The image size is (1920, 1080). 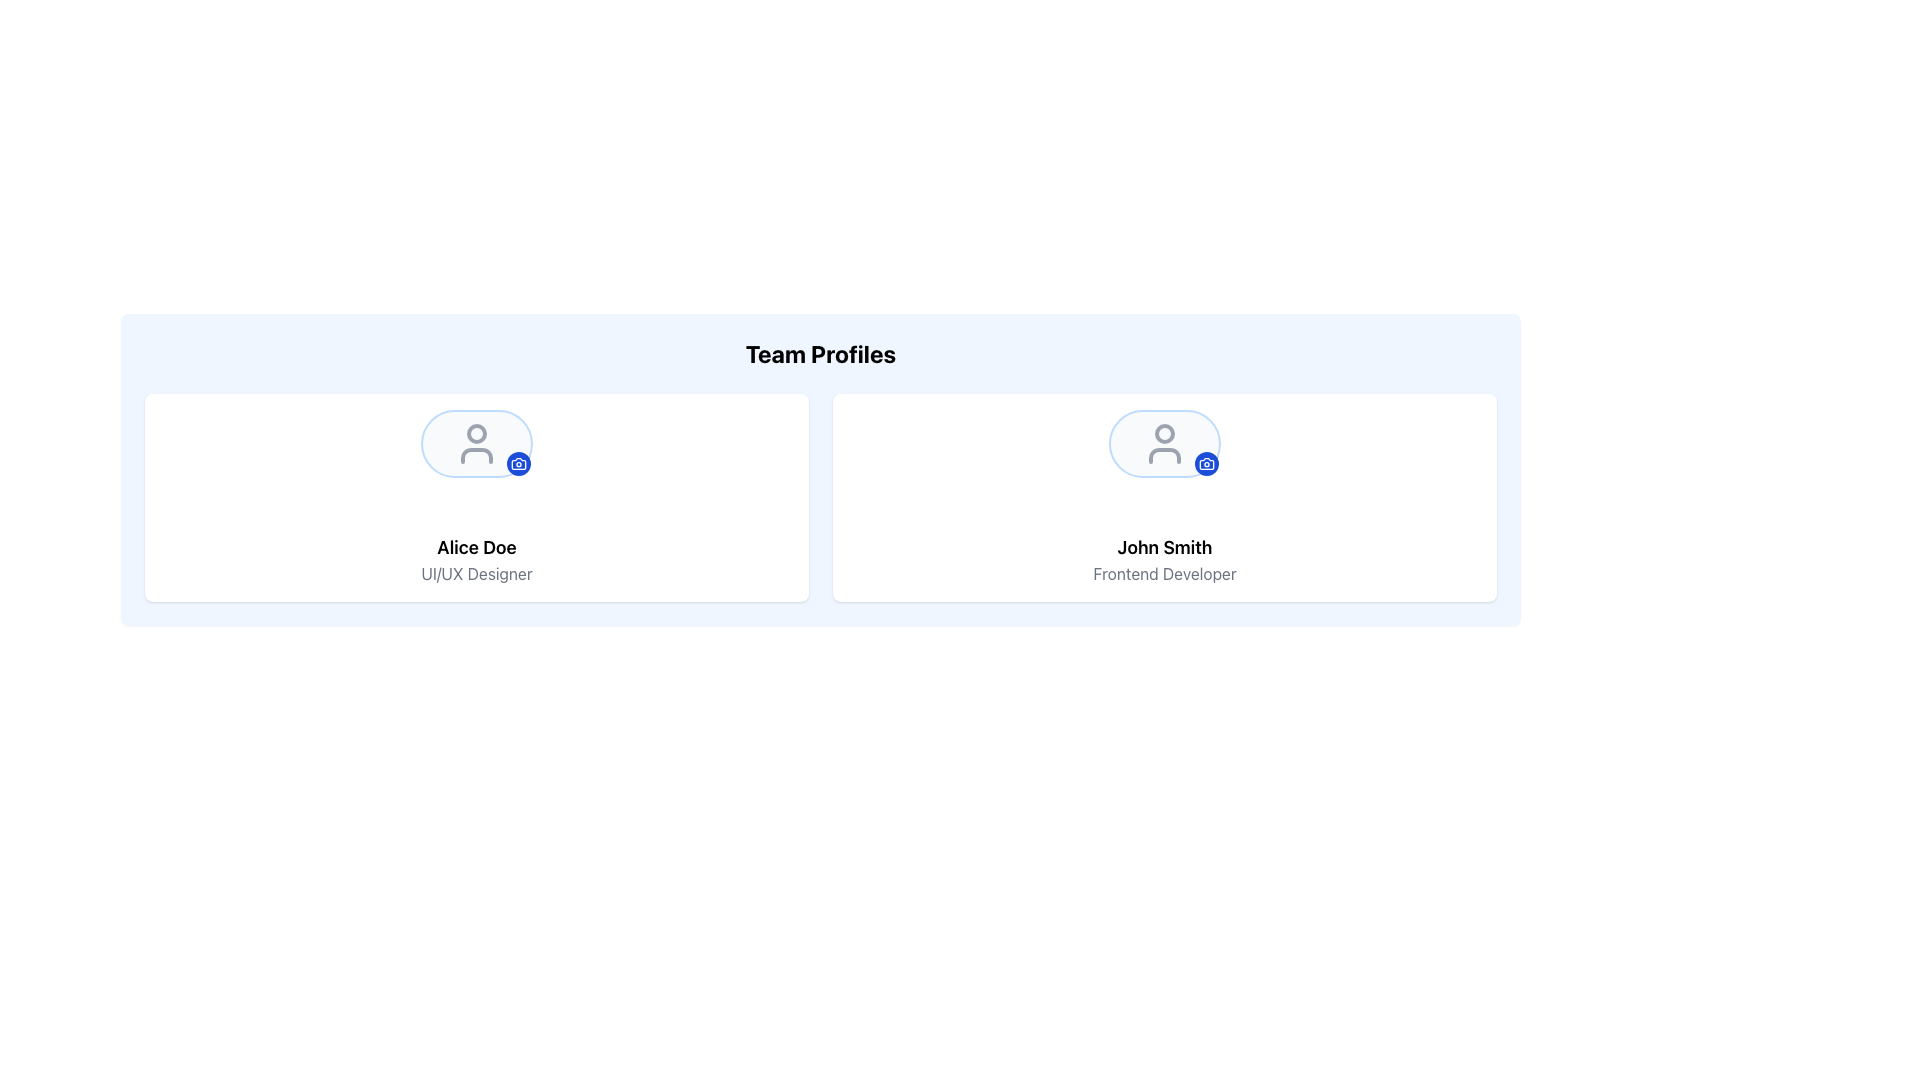 What do you see at coordinates (1165, 442) in the screenshot?
I see `the user icon representing John Smith's profile in the 'Team Profiles' section, which is styled as a circular head with a neck outline and is located at the center of the second profile card` at bounding box center [1165, 442].